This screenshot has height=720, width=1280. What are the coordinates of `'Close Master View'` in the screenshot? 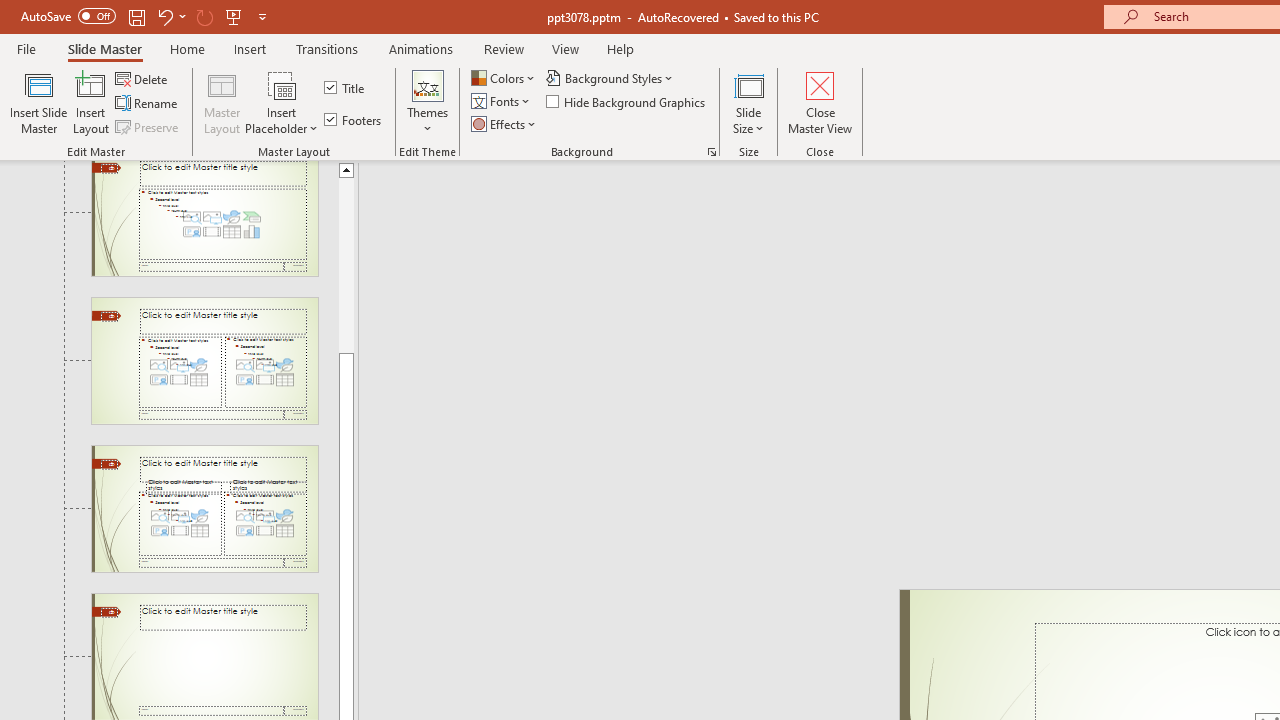 It's located at (820, 103).